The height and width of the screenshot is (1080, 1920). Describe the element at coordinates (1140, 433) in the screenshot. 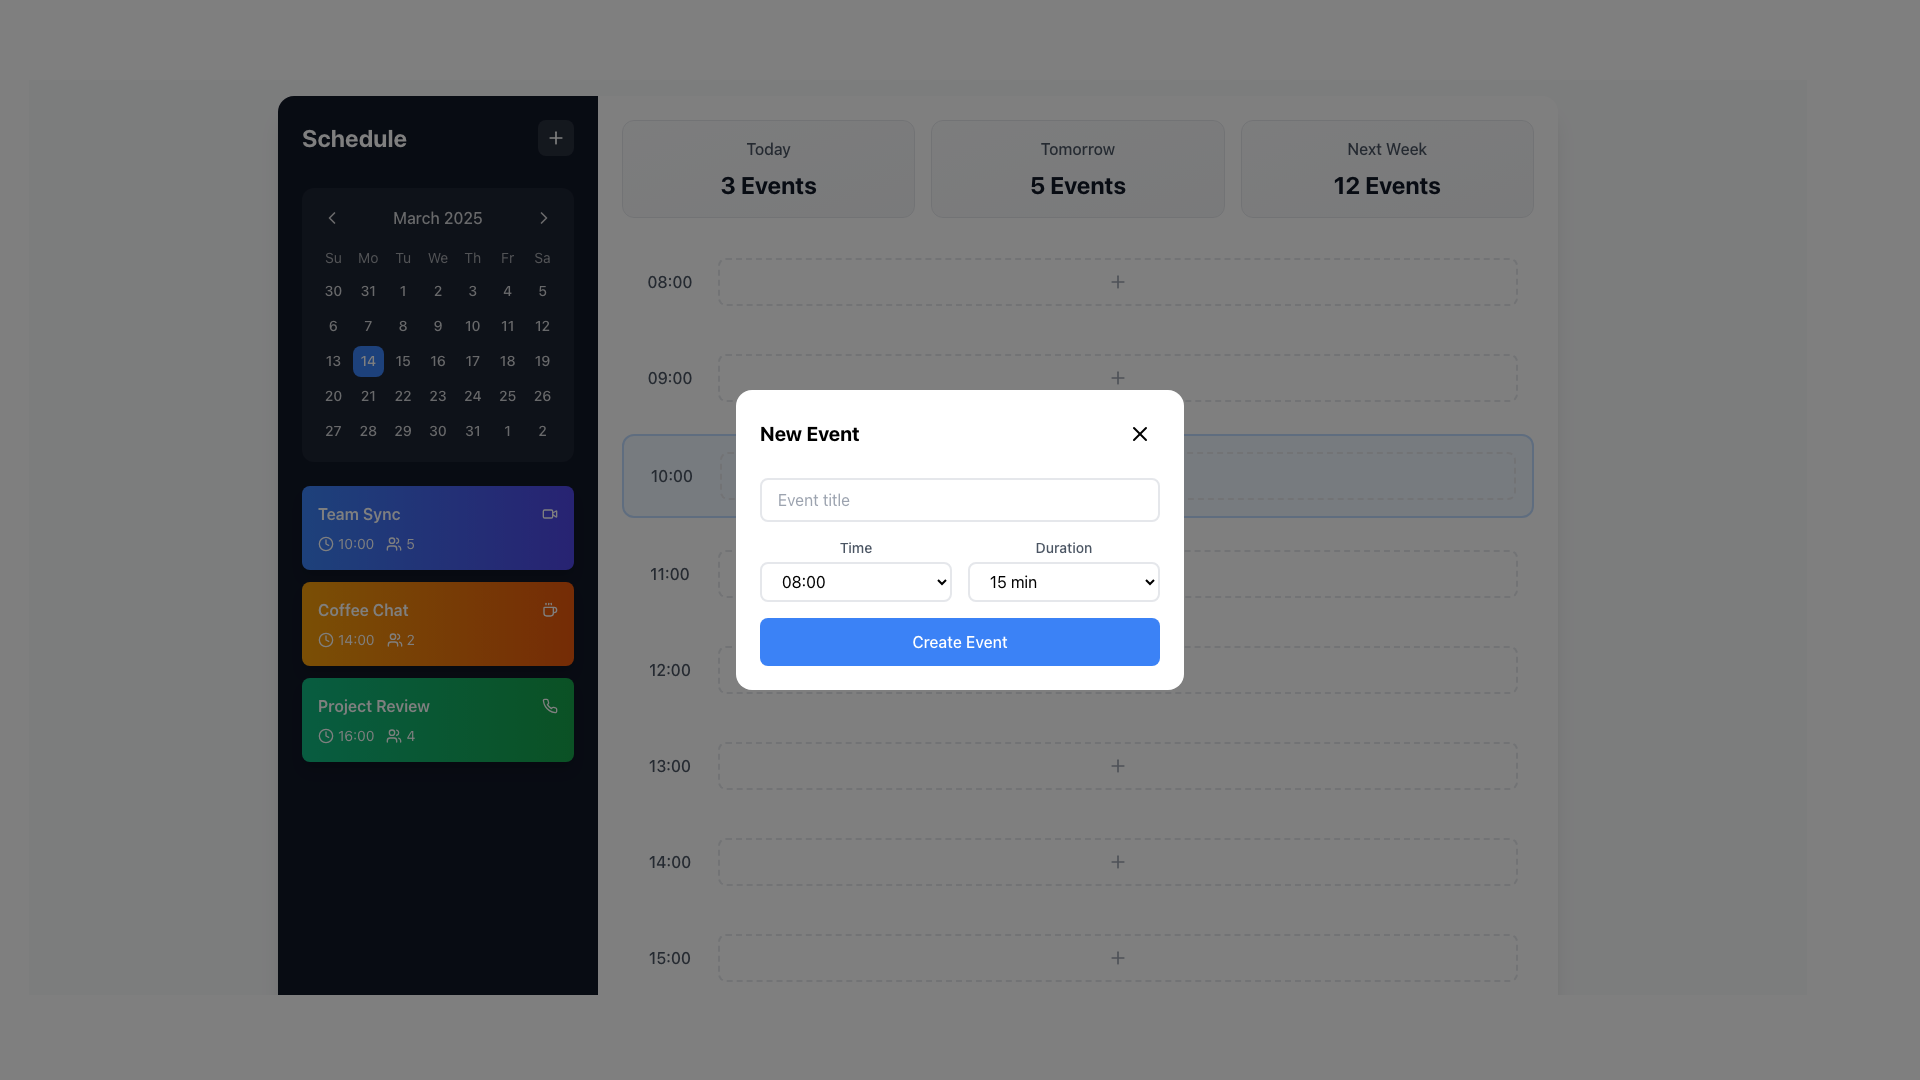

I see `the 'X' close button located at the upper-right corner of the 'New Event' modal dialog` at that location.